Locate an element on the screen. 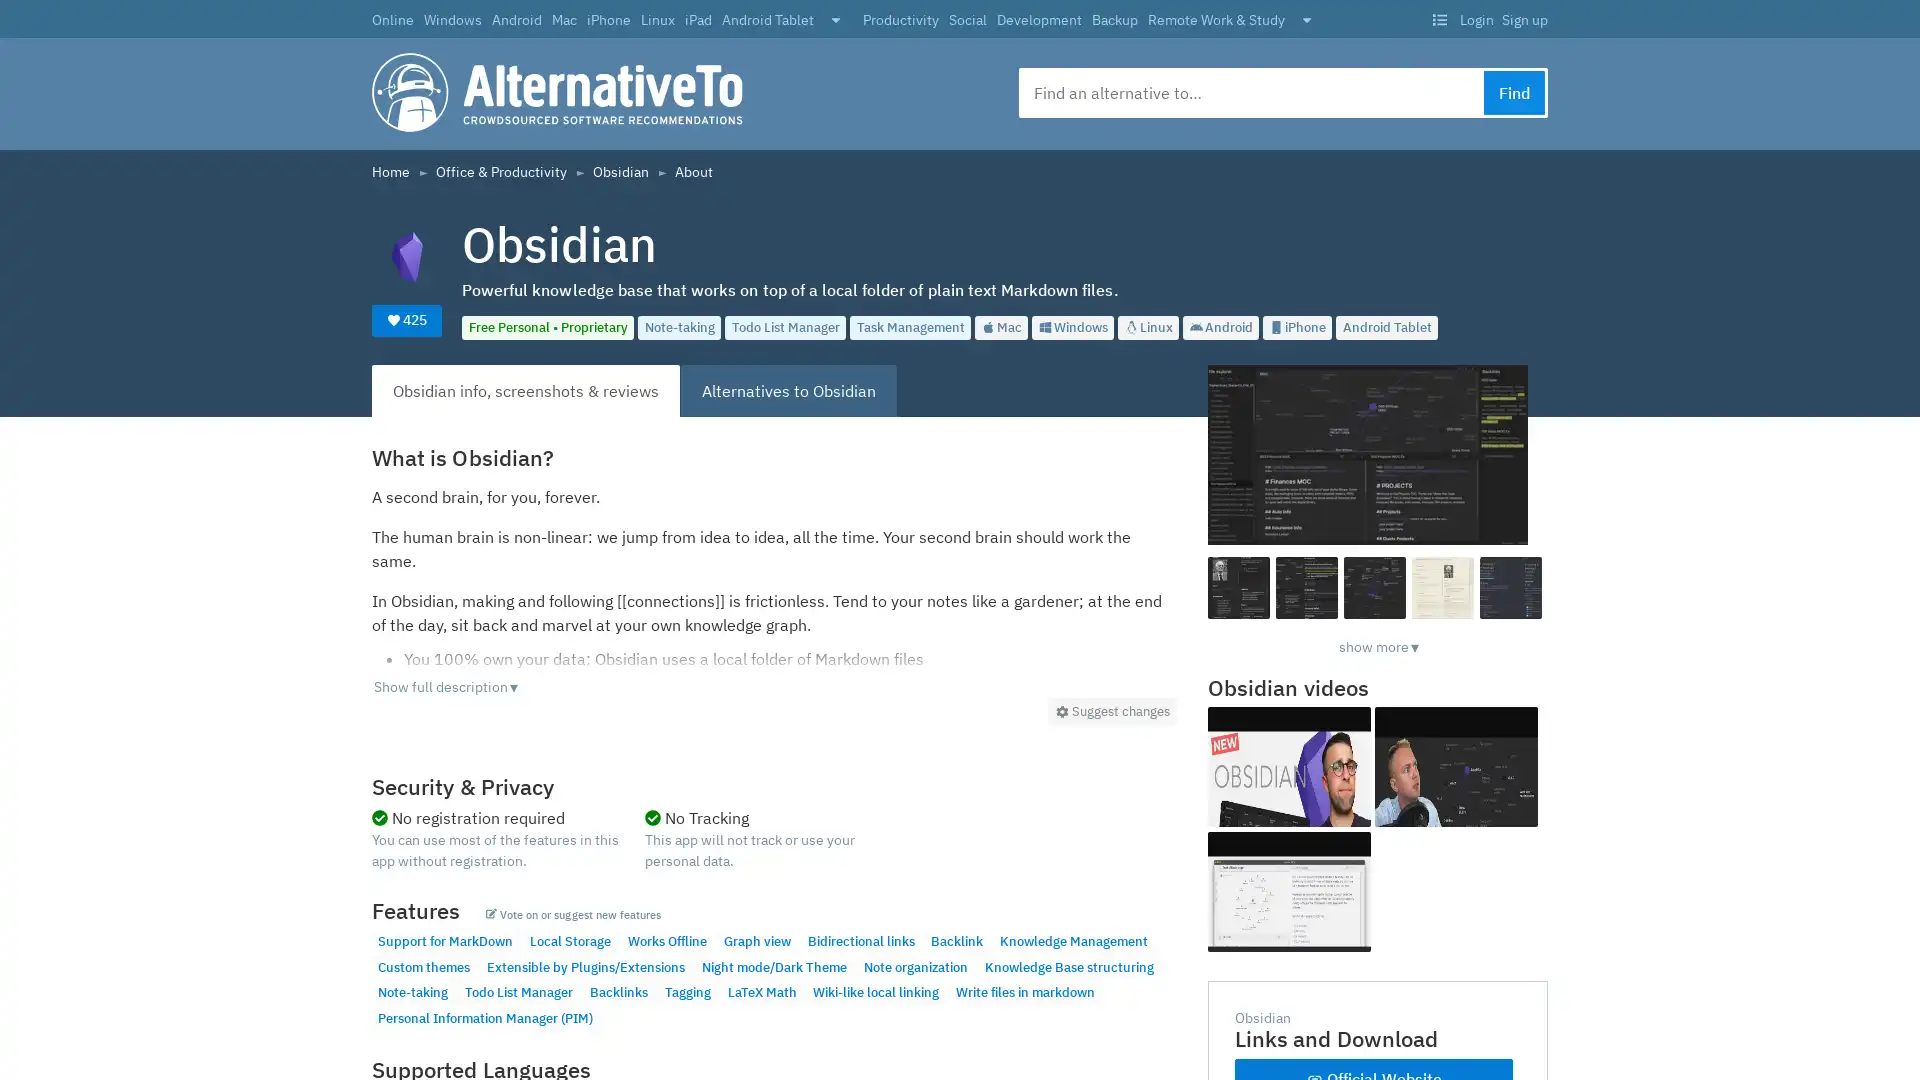 Image resolution: width=1920 pixels, height=1080 pixels. Show all categories is located at coordinates (1306, 21).